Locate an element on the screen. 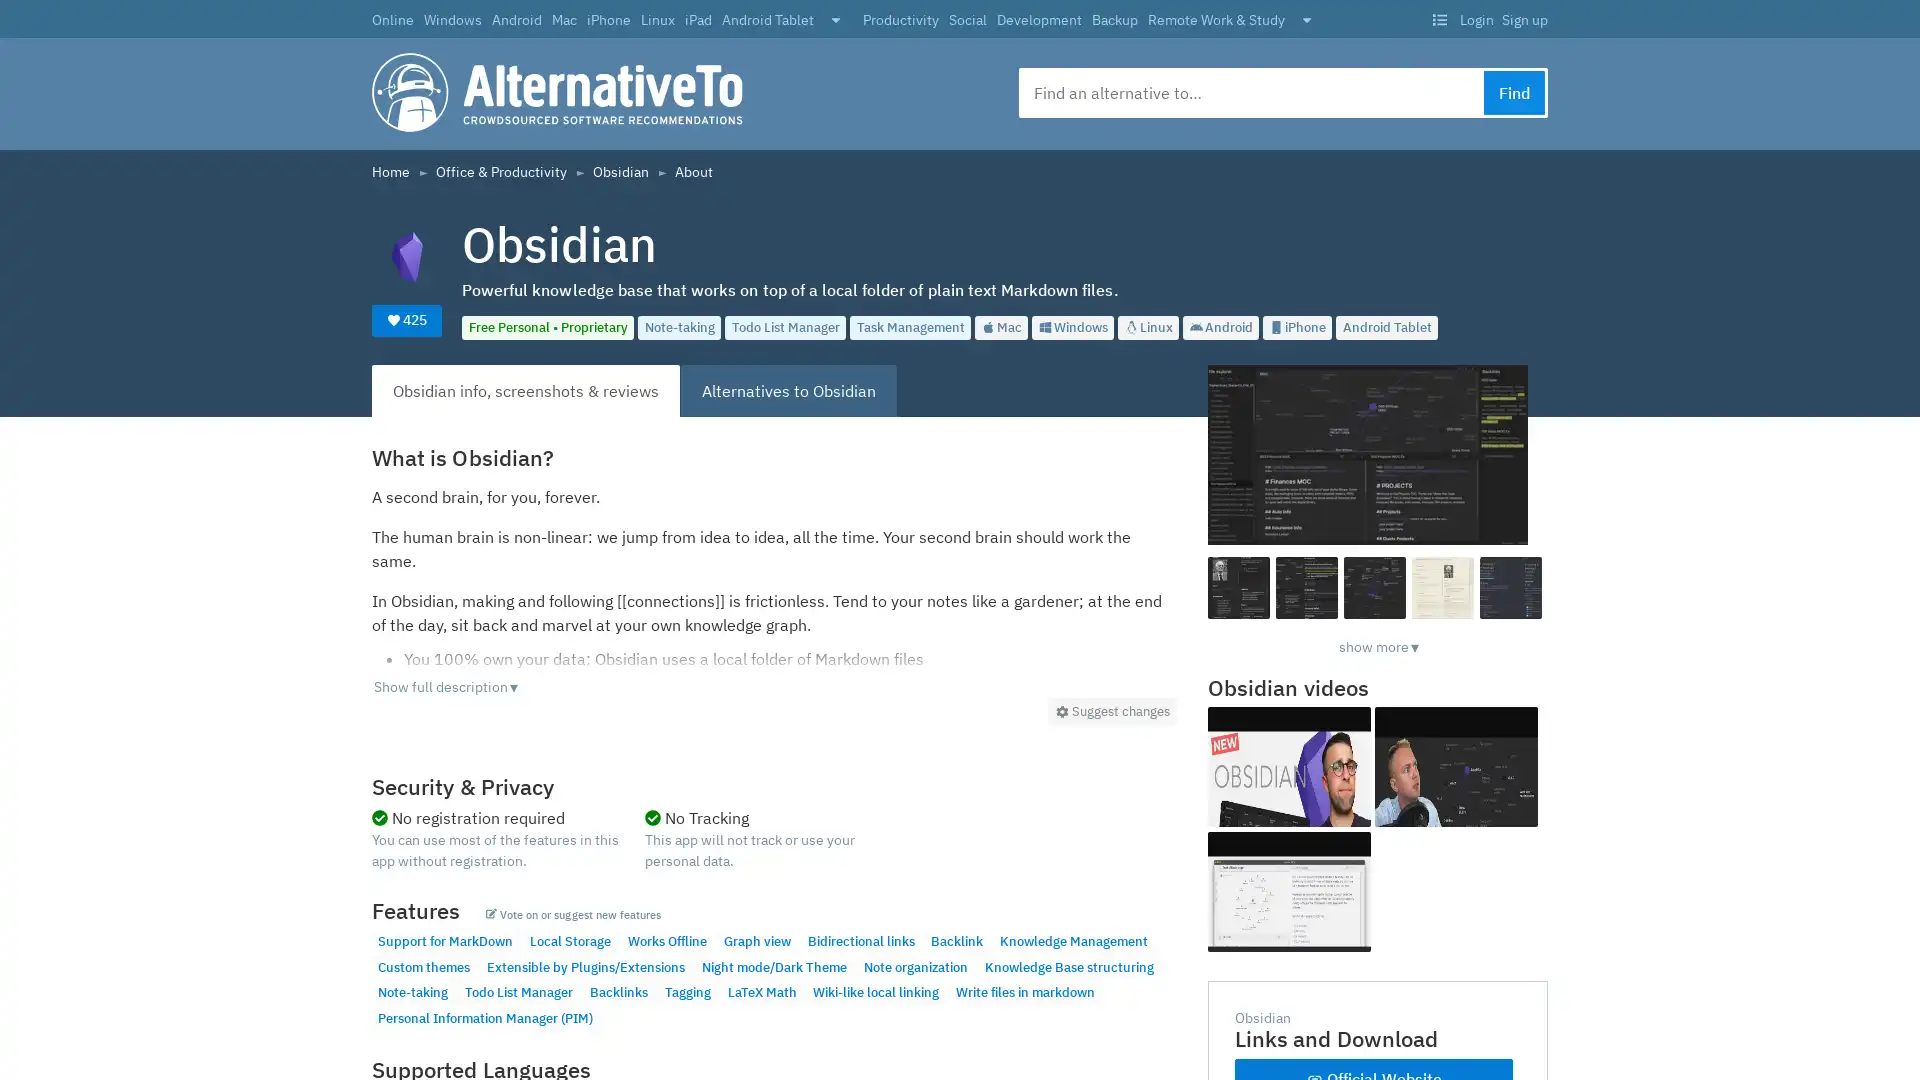 Image resolution: width=1920 pixels, height=1080 pixels. Show all categories is located at coordinates (1306, 21).